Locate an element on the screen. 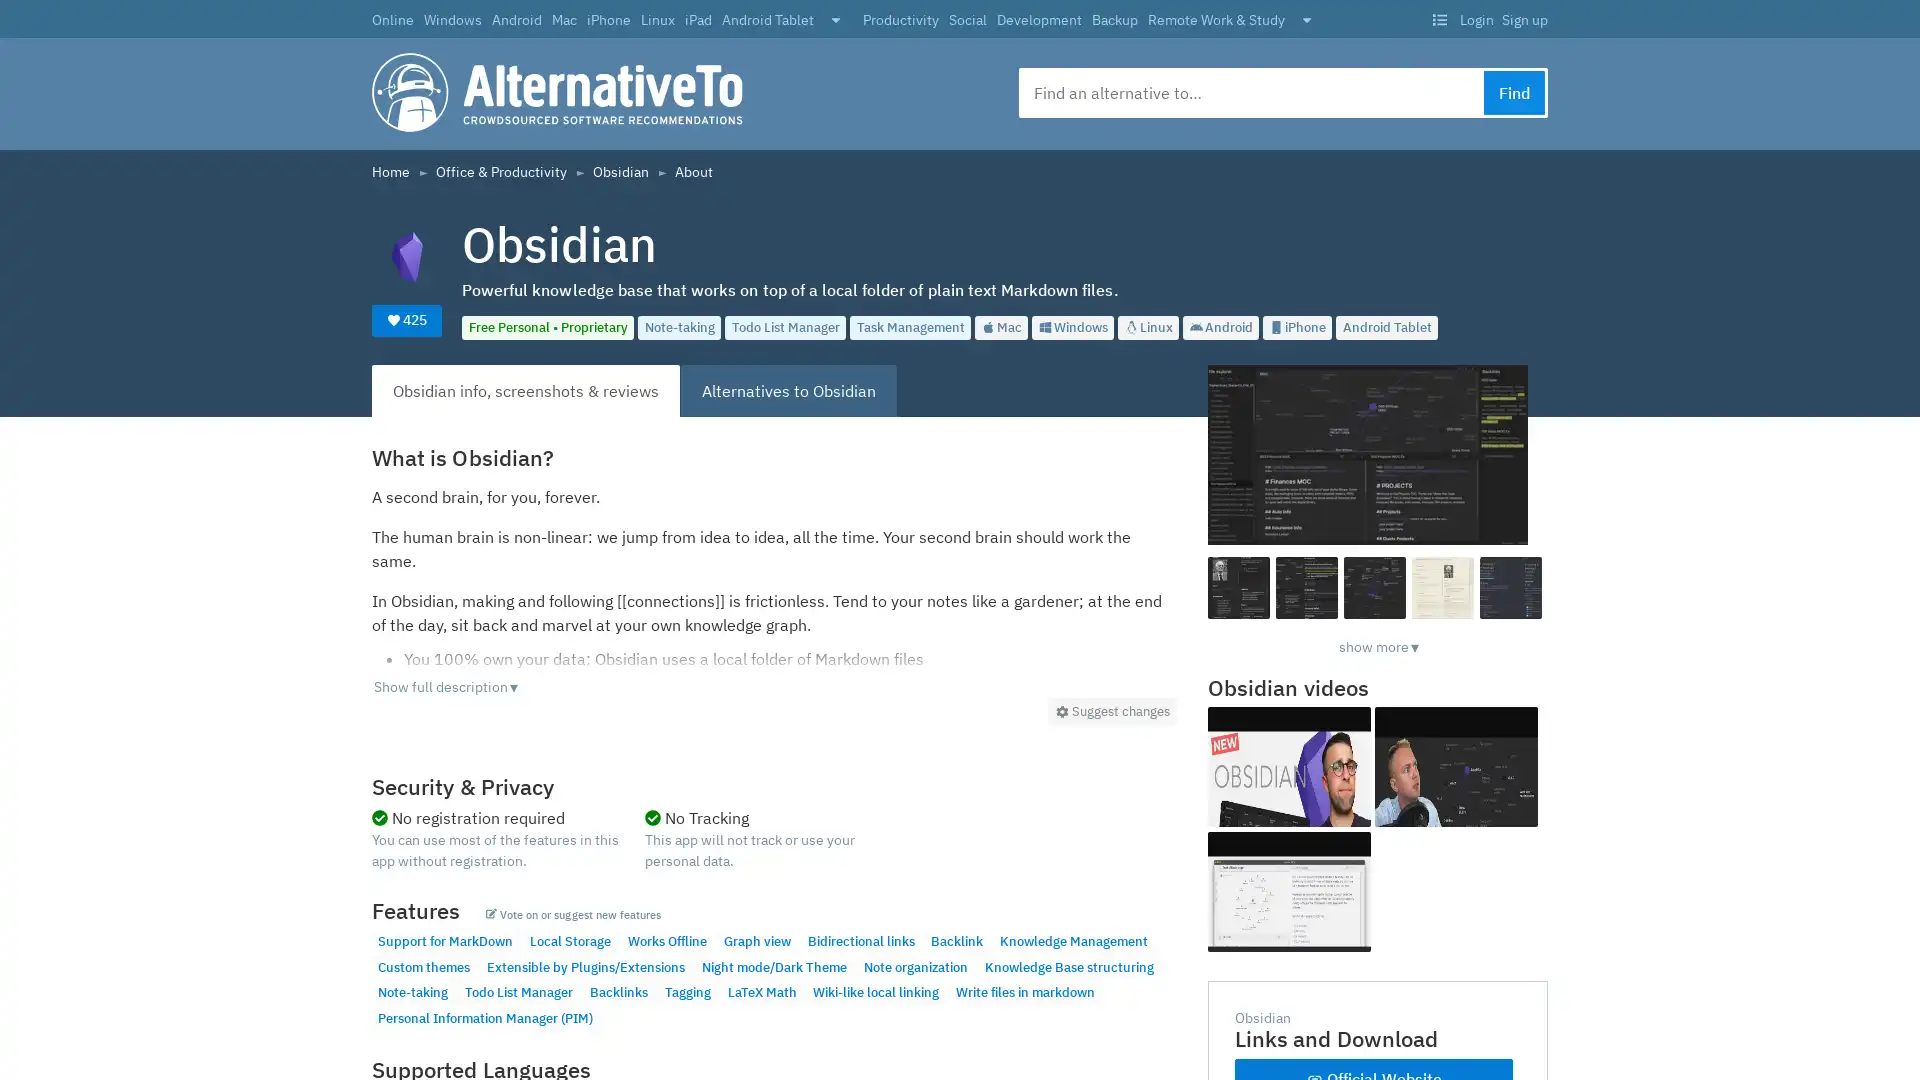 Image resolution: width=1920 pixels, height=1080 pixels. Show all categories is located at coordinates (1306, 21).